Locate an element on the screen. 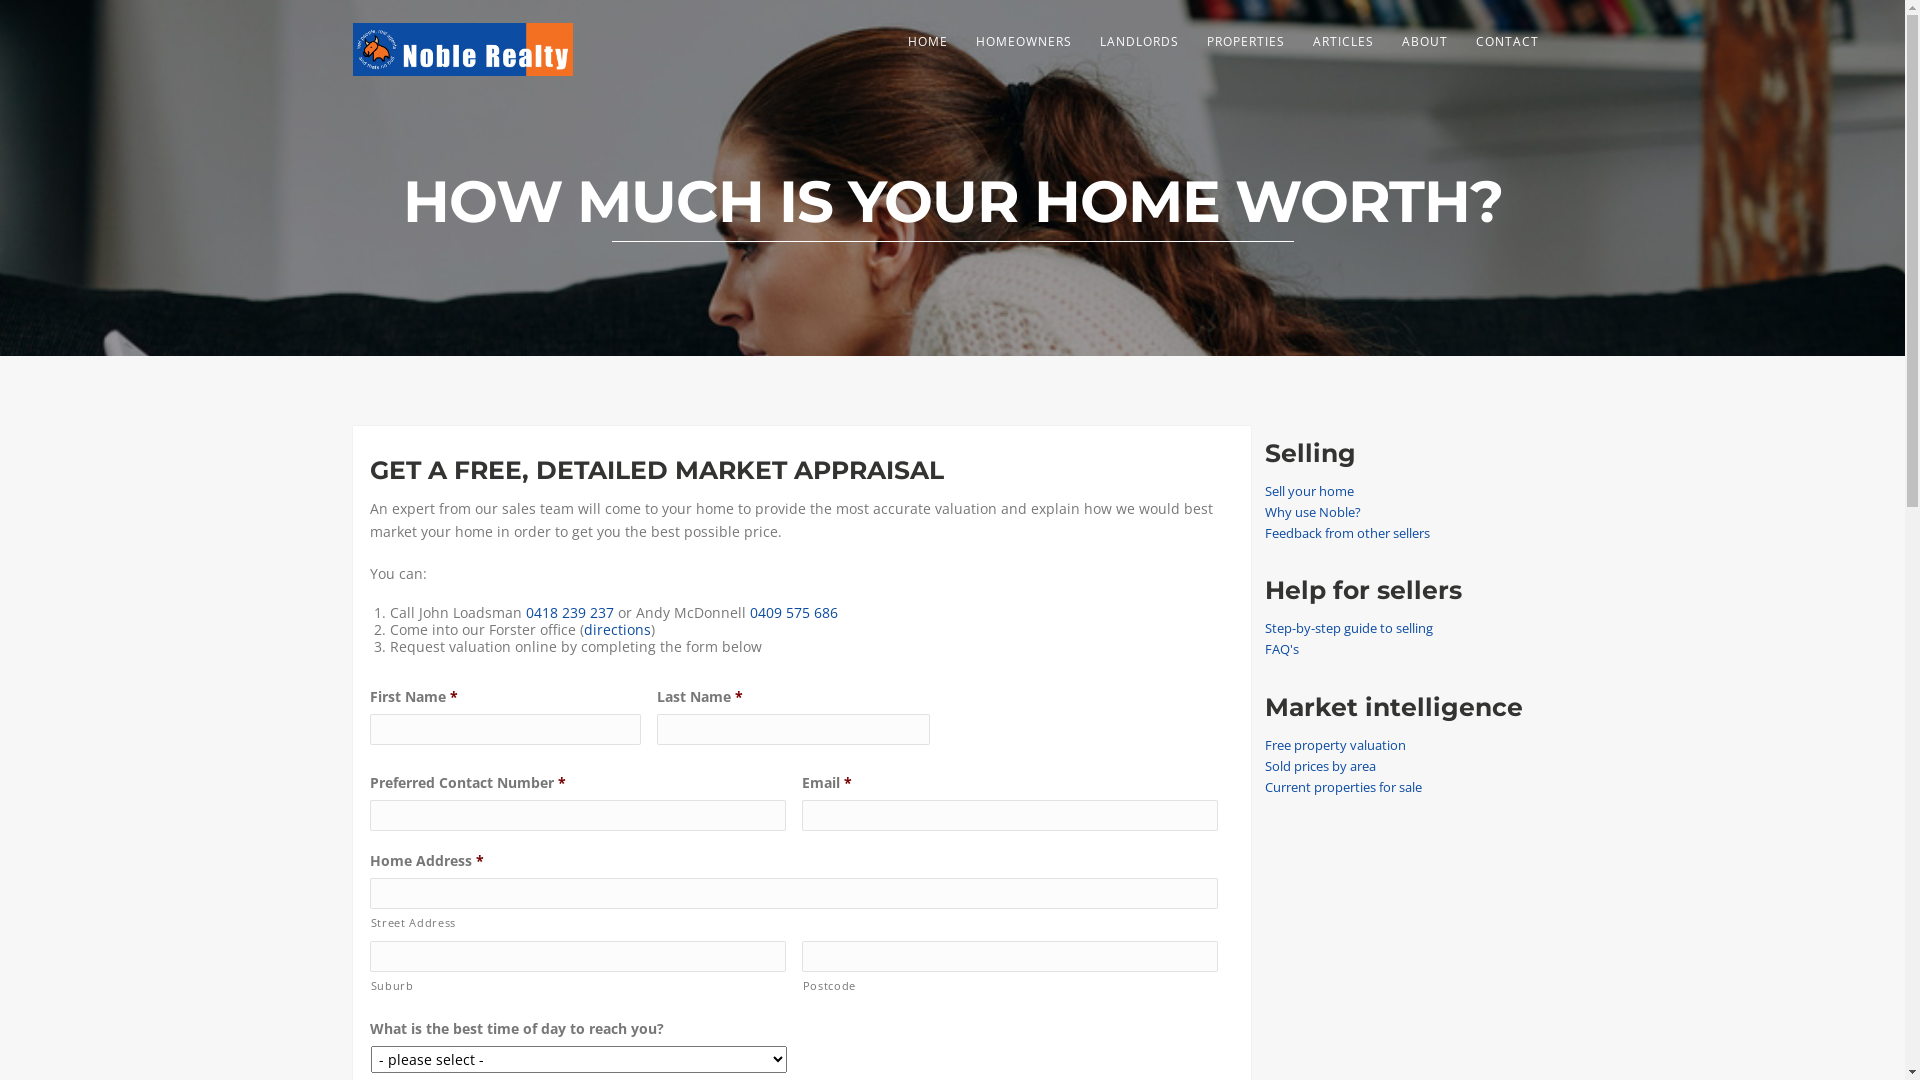  'HOMEOWNERS' is located at coordinates (1023, 42).